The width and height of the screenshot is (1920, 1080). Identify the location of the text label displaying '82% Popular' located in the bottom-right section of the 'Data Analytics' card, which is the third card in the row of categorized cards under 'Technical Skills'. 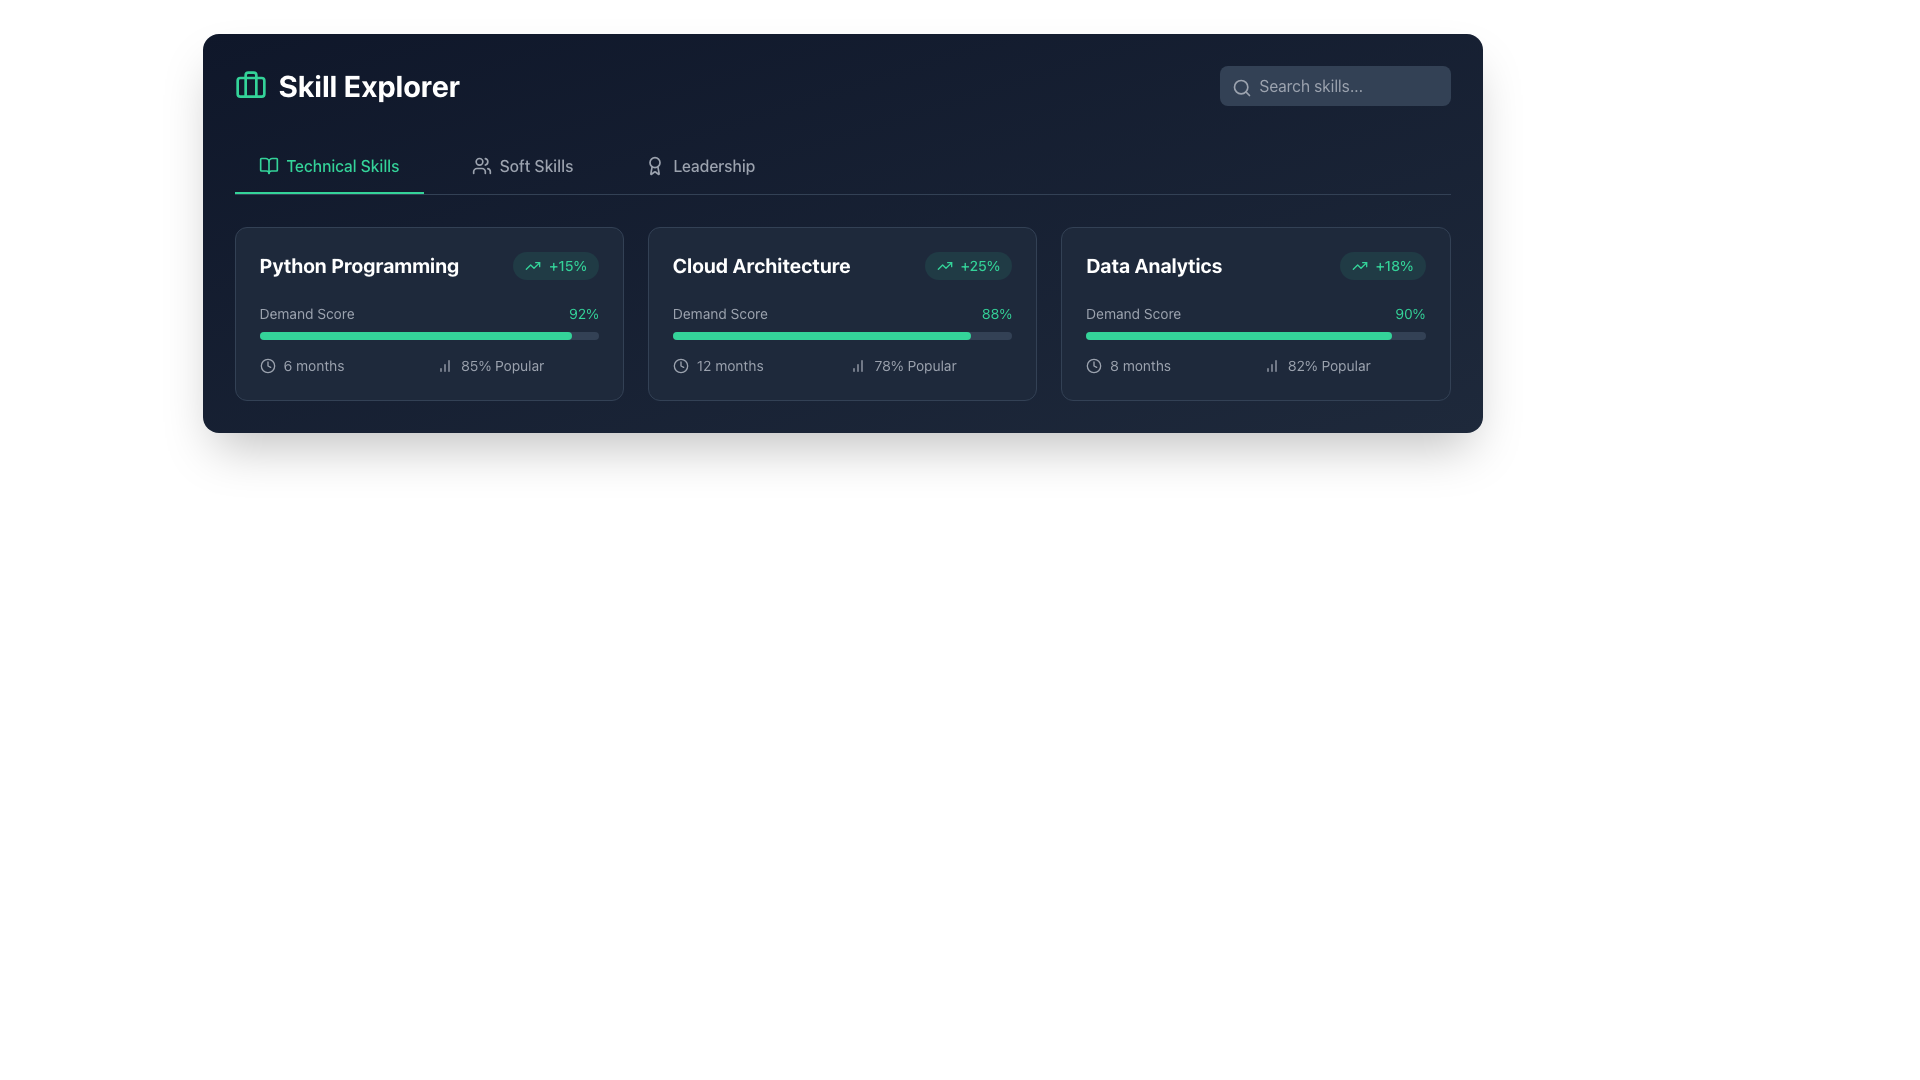
(1329, 366).